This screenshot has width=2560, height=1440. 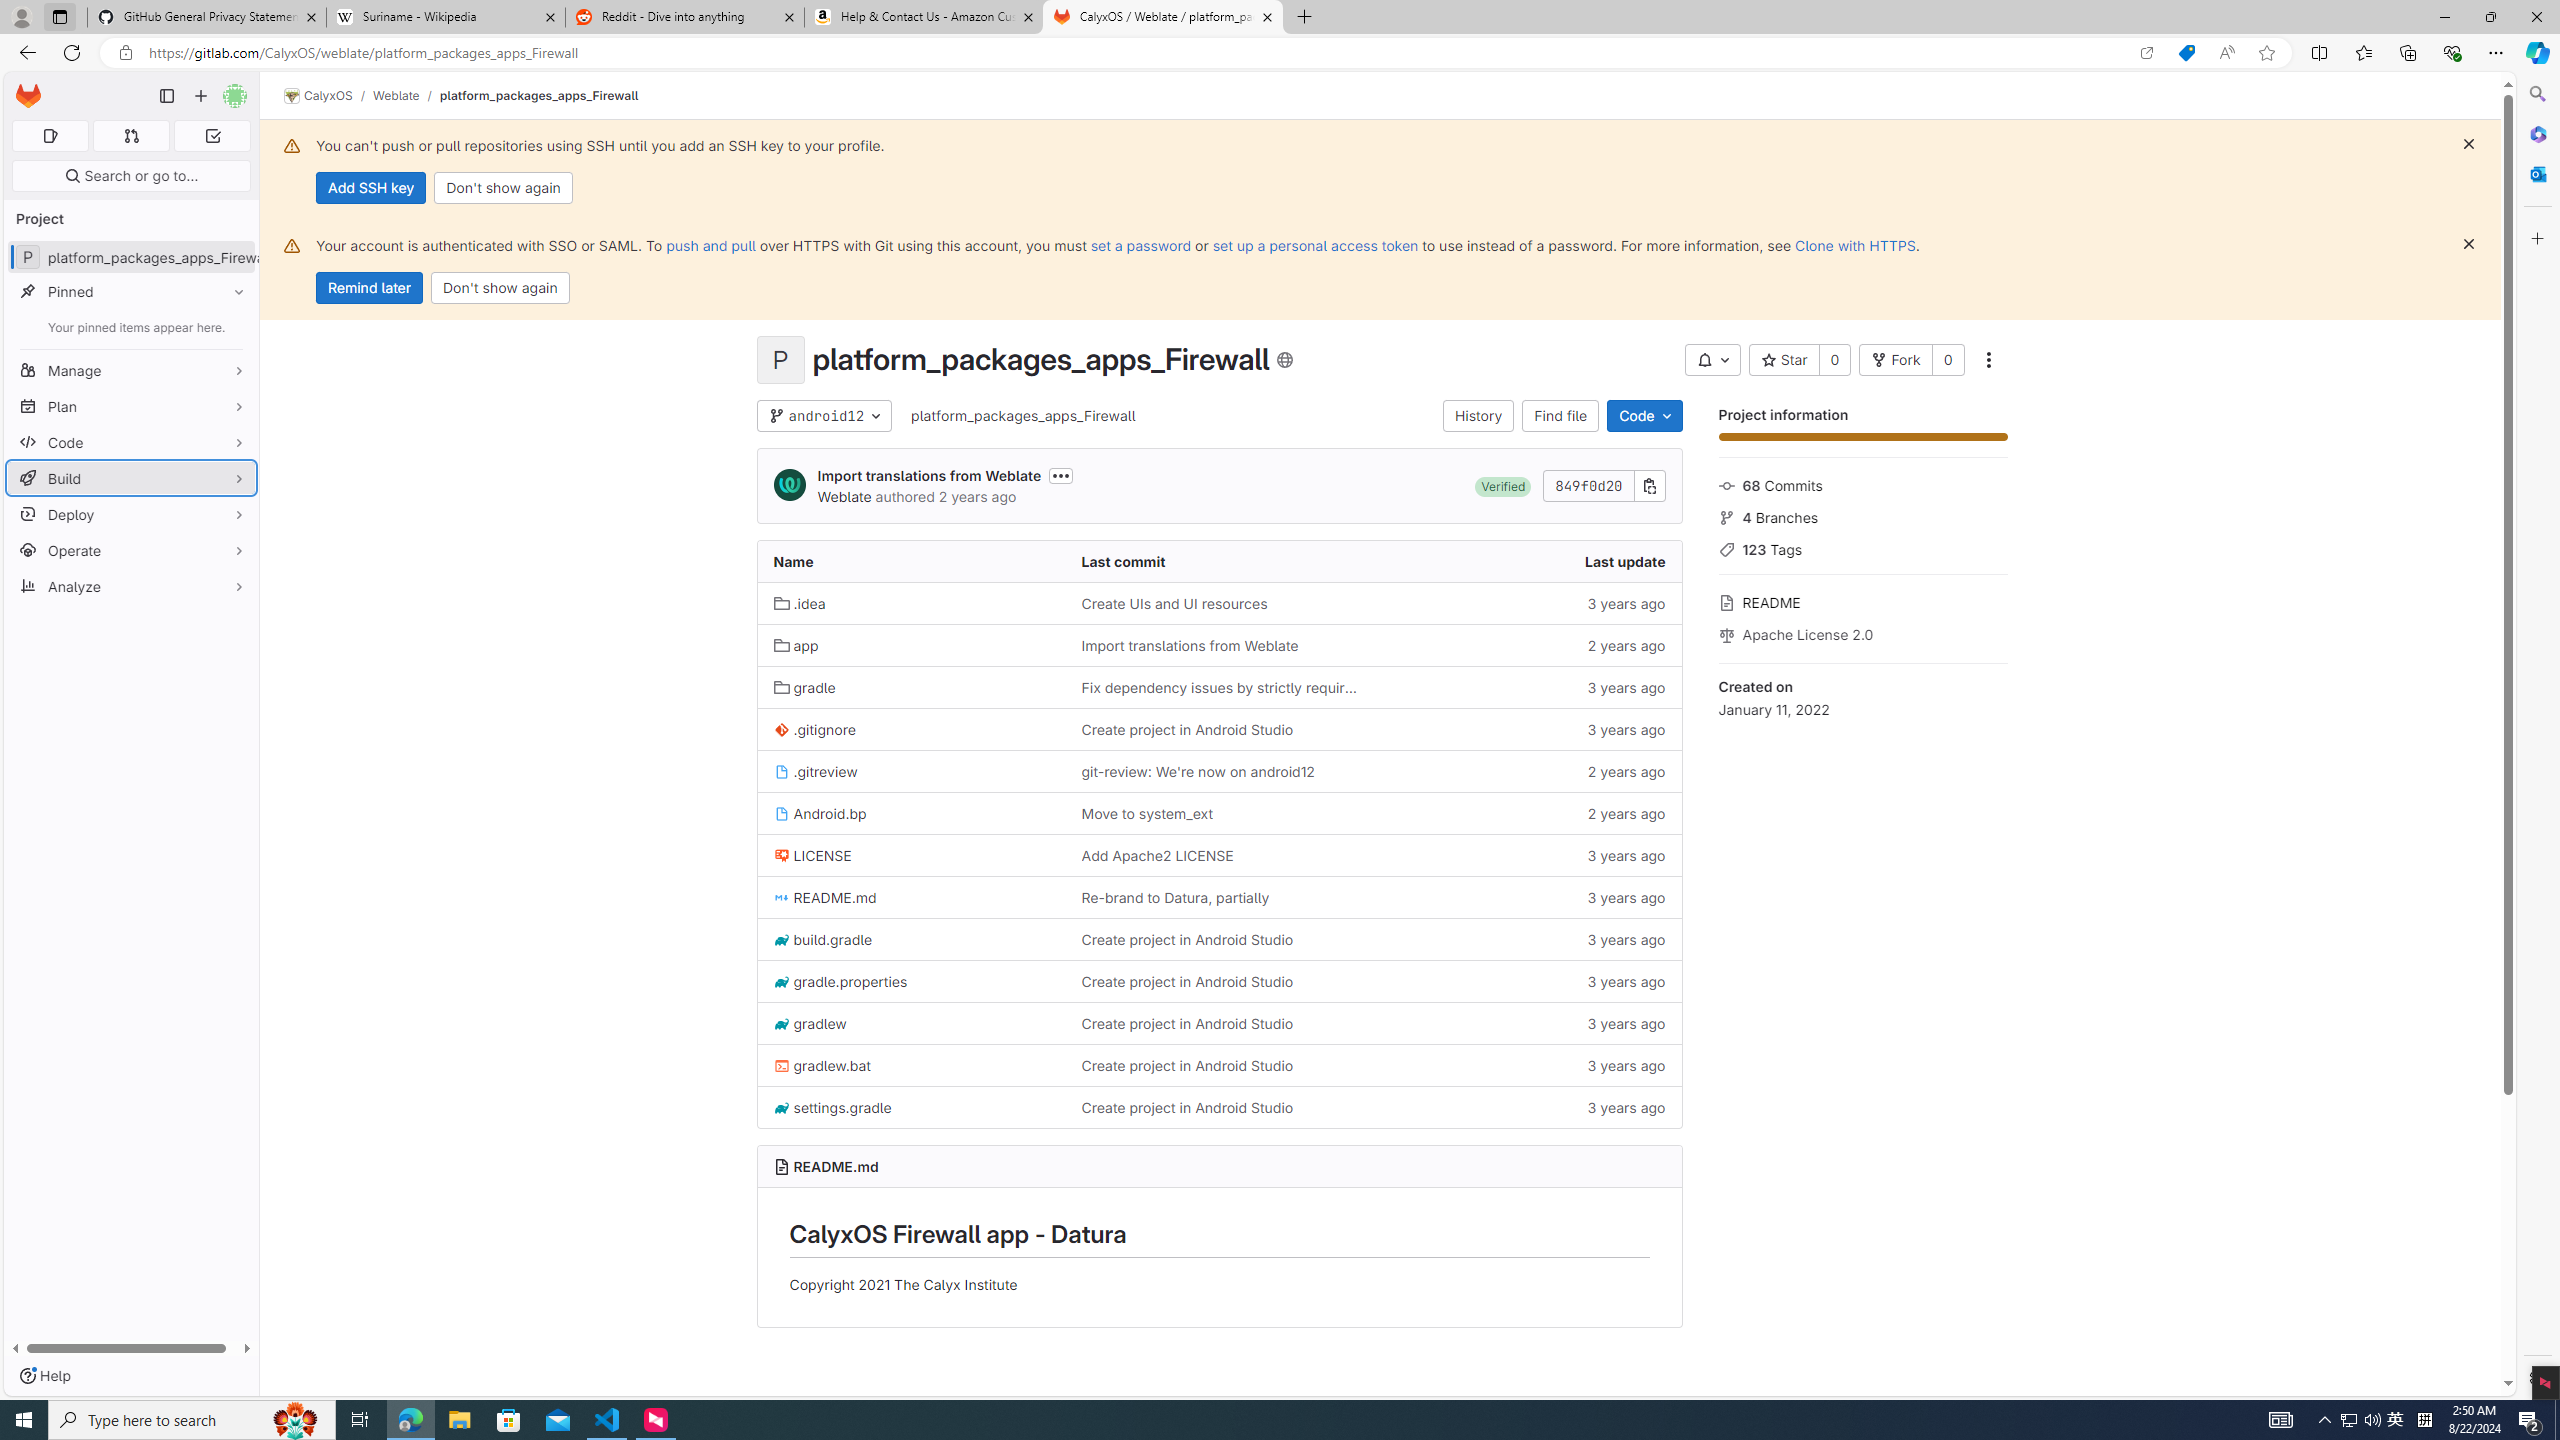 What do you see at coordinates (1218, 562) in the screenshot?
I see `'Last commit'` at bounding box center [1218, 562].